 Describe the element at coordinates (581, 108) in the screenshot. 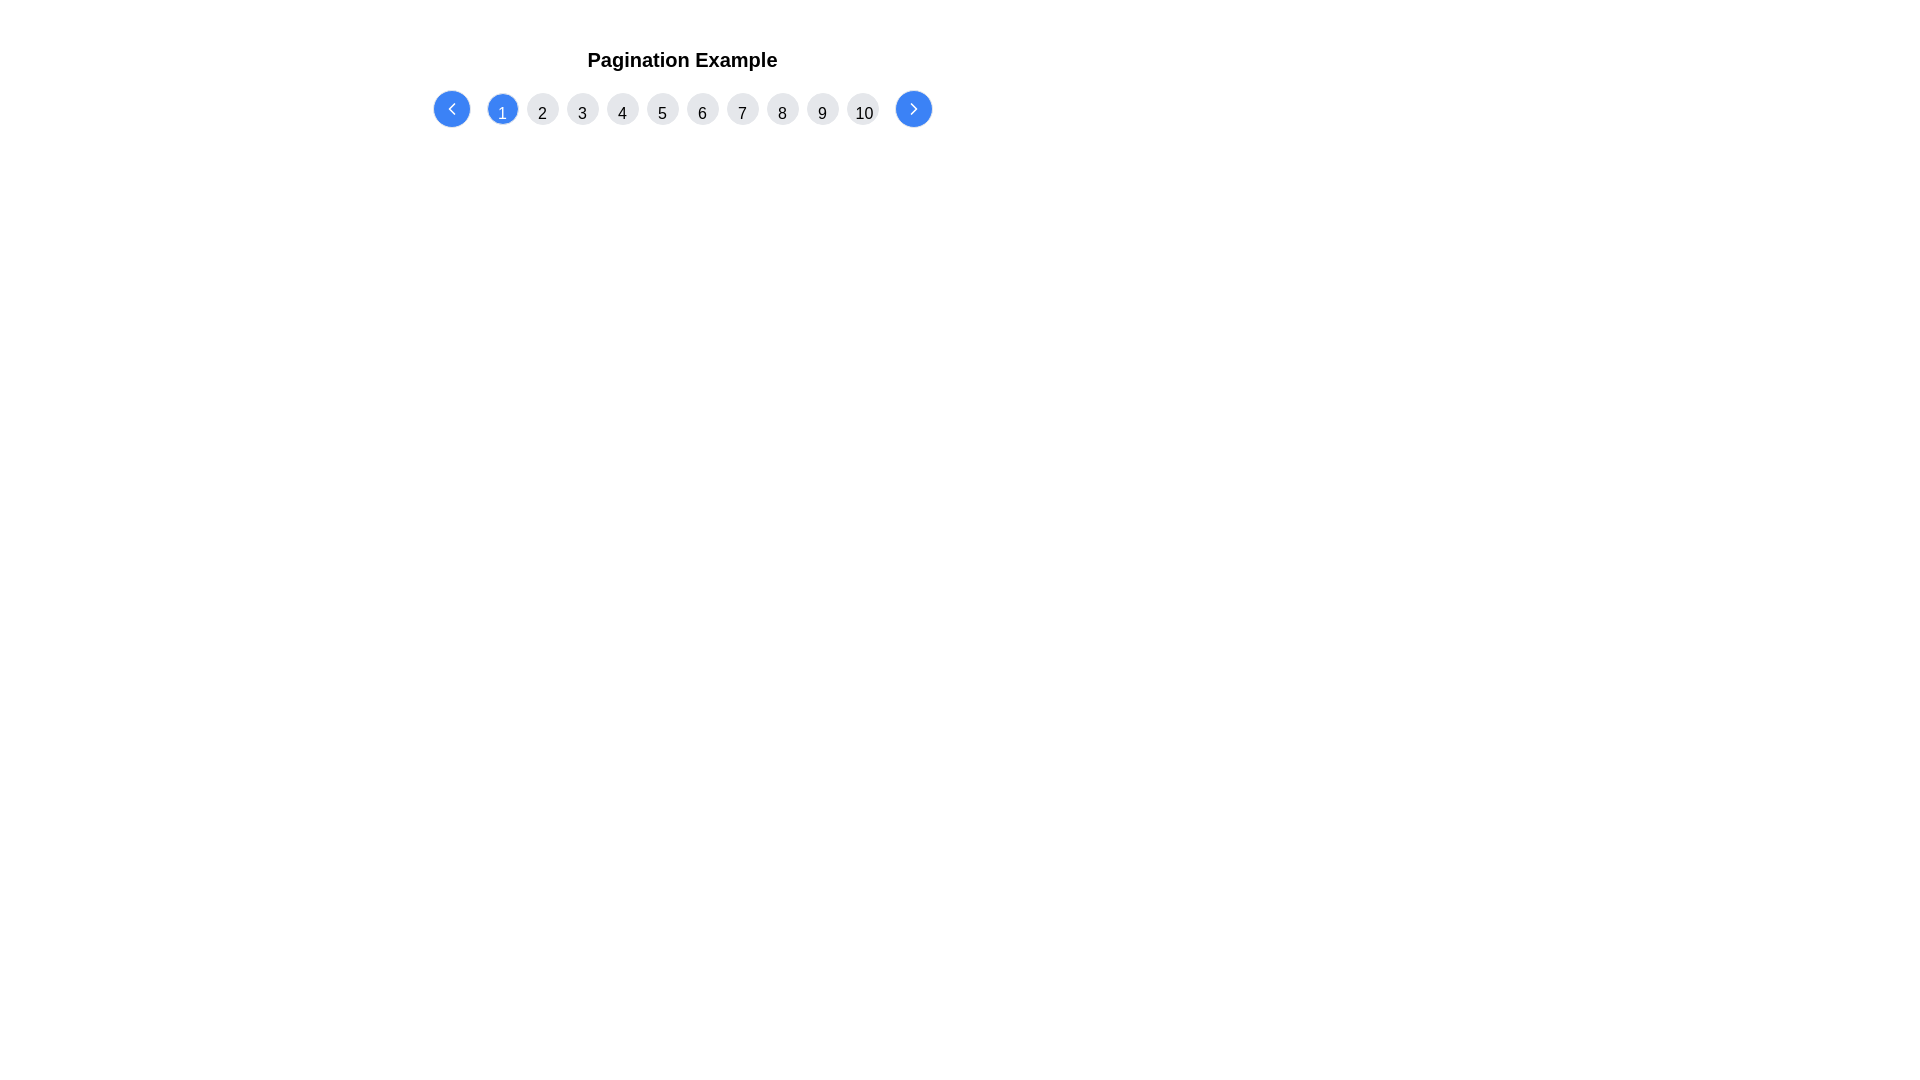

I see `the circular button labeled '3' with a gray background, located centrally among pagination buttons, to change its background color` at that location.